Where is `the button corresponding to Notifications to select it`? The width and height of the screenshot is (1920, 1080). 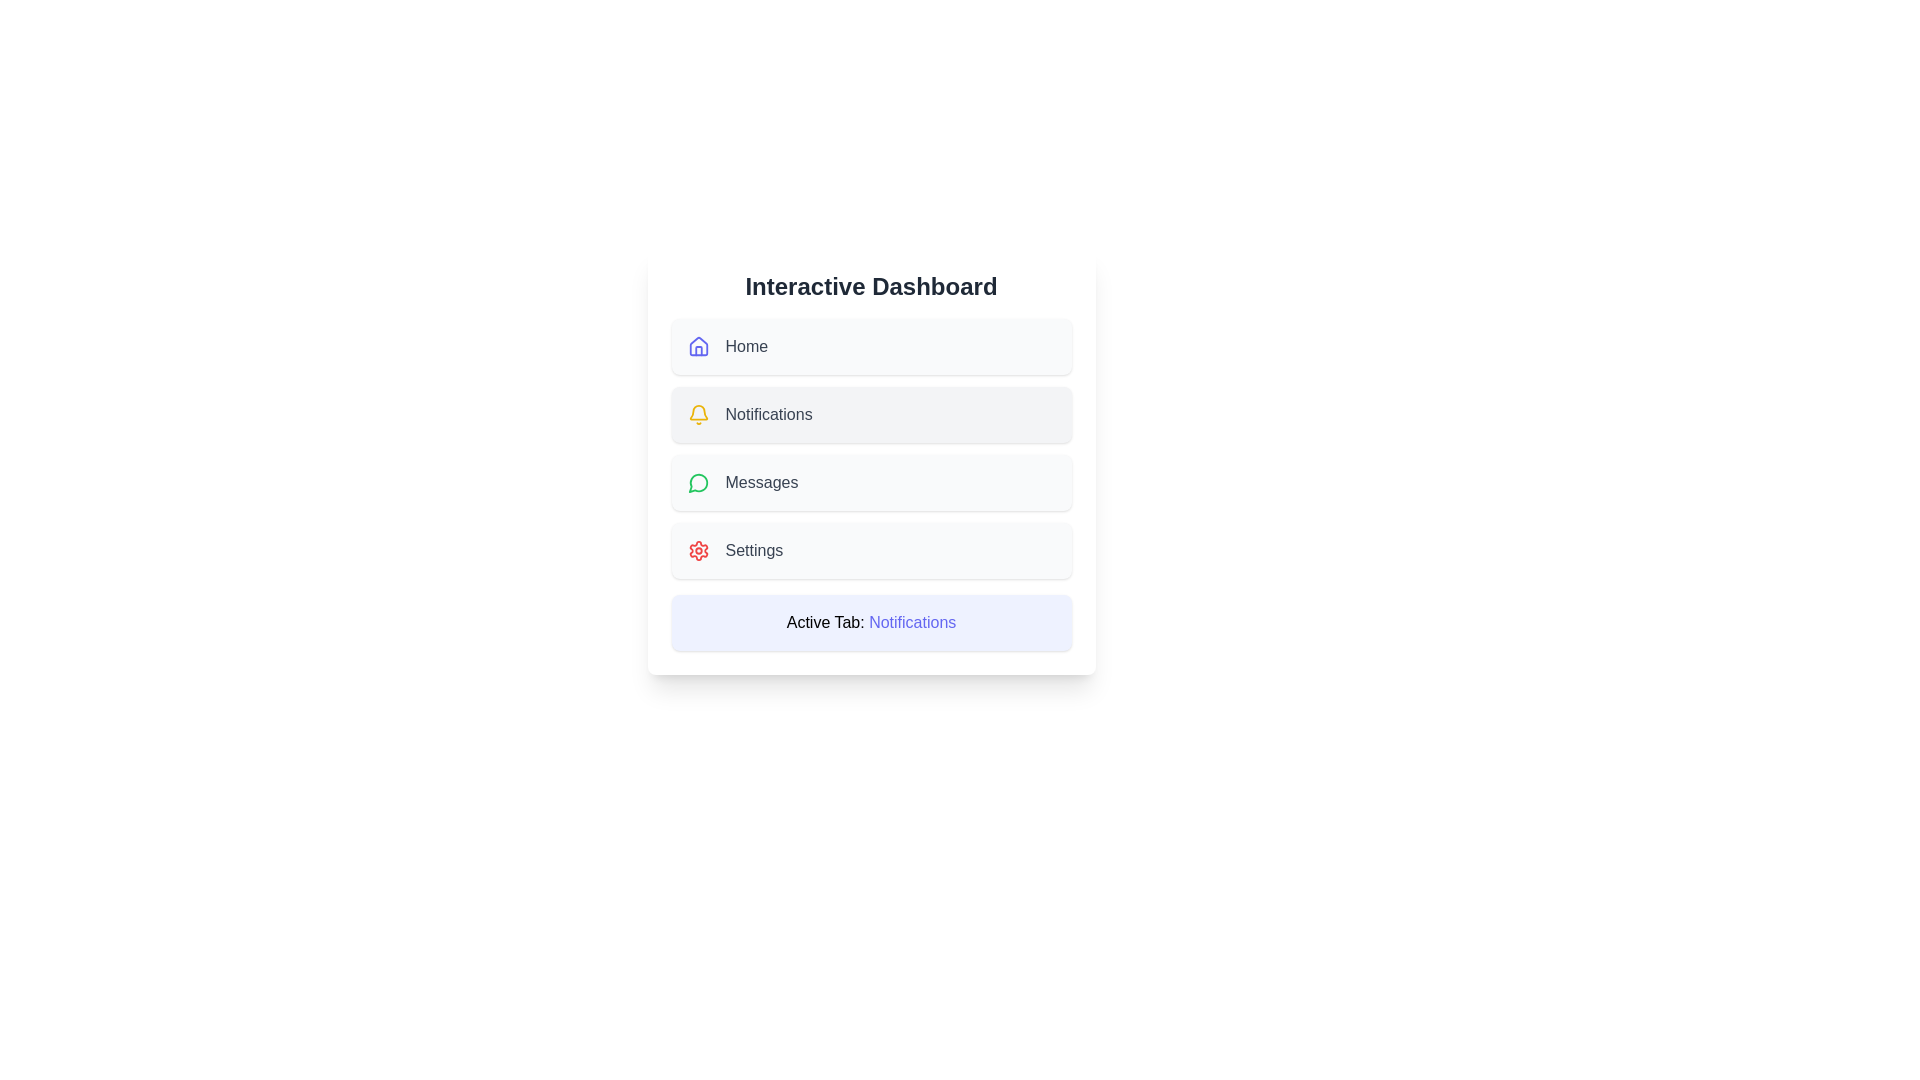
the button corresponding to Notifications to select it is located at coordinates (871, 414).